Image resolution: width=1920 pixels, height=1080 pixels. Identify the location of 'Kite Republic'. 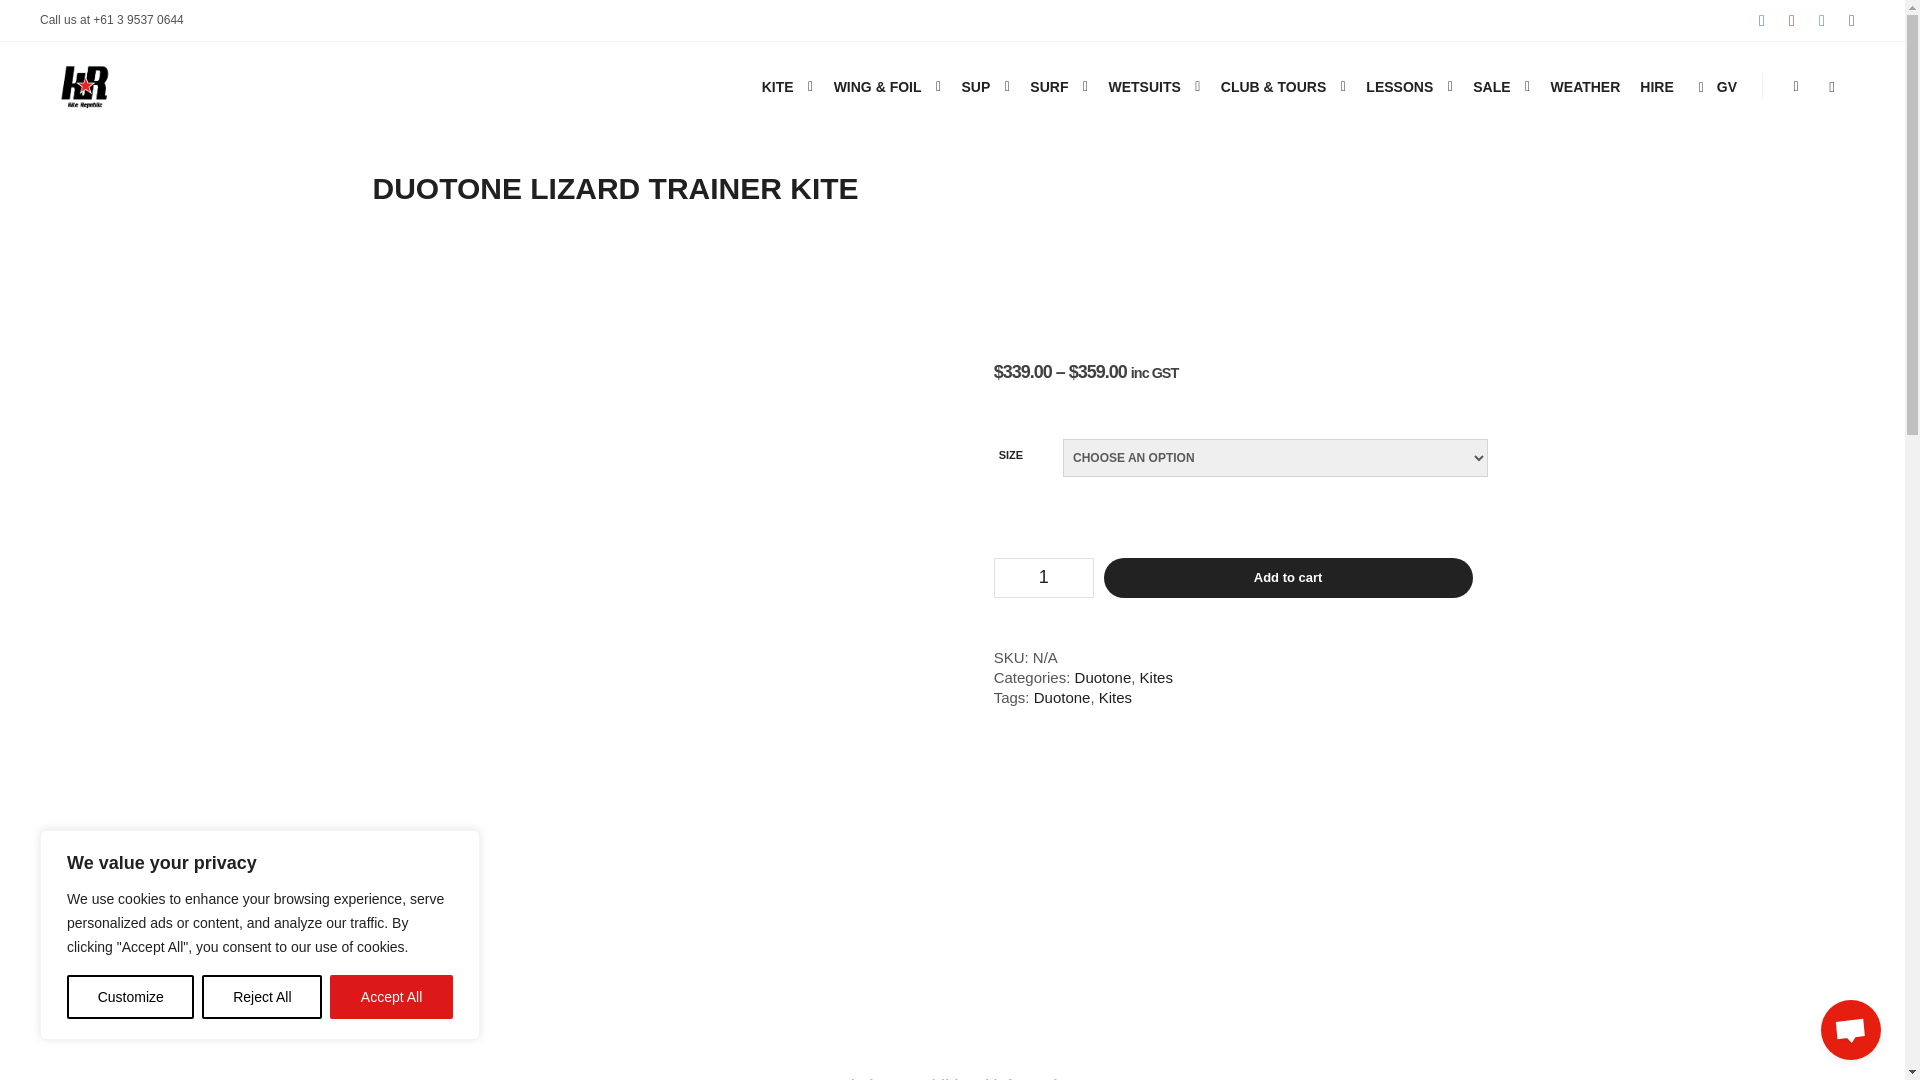
(84, 86).